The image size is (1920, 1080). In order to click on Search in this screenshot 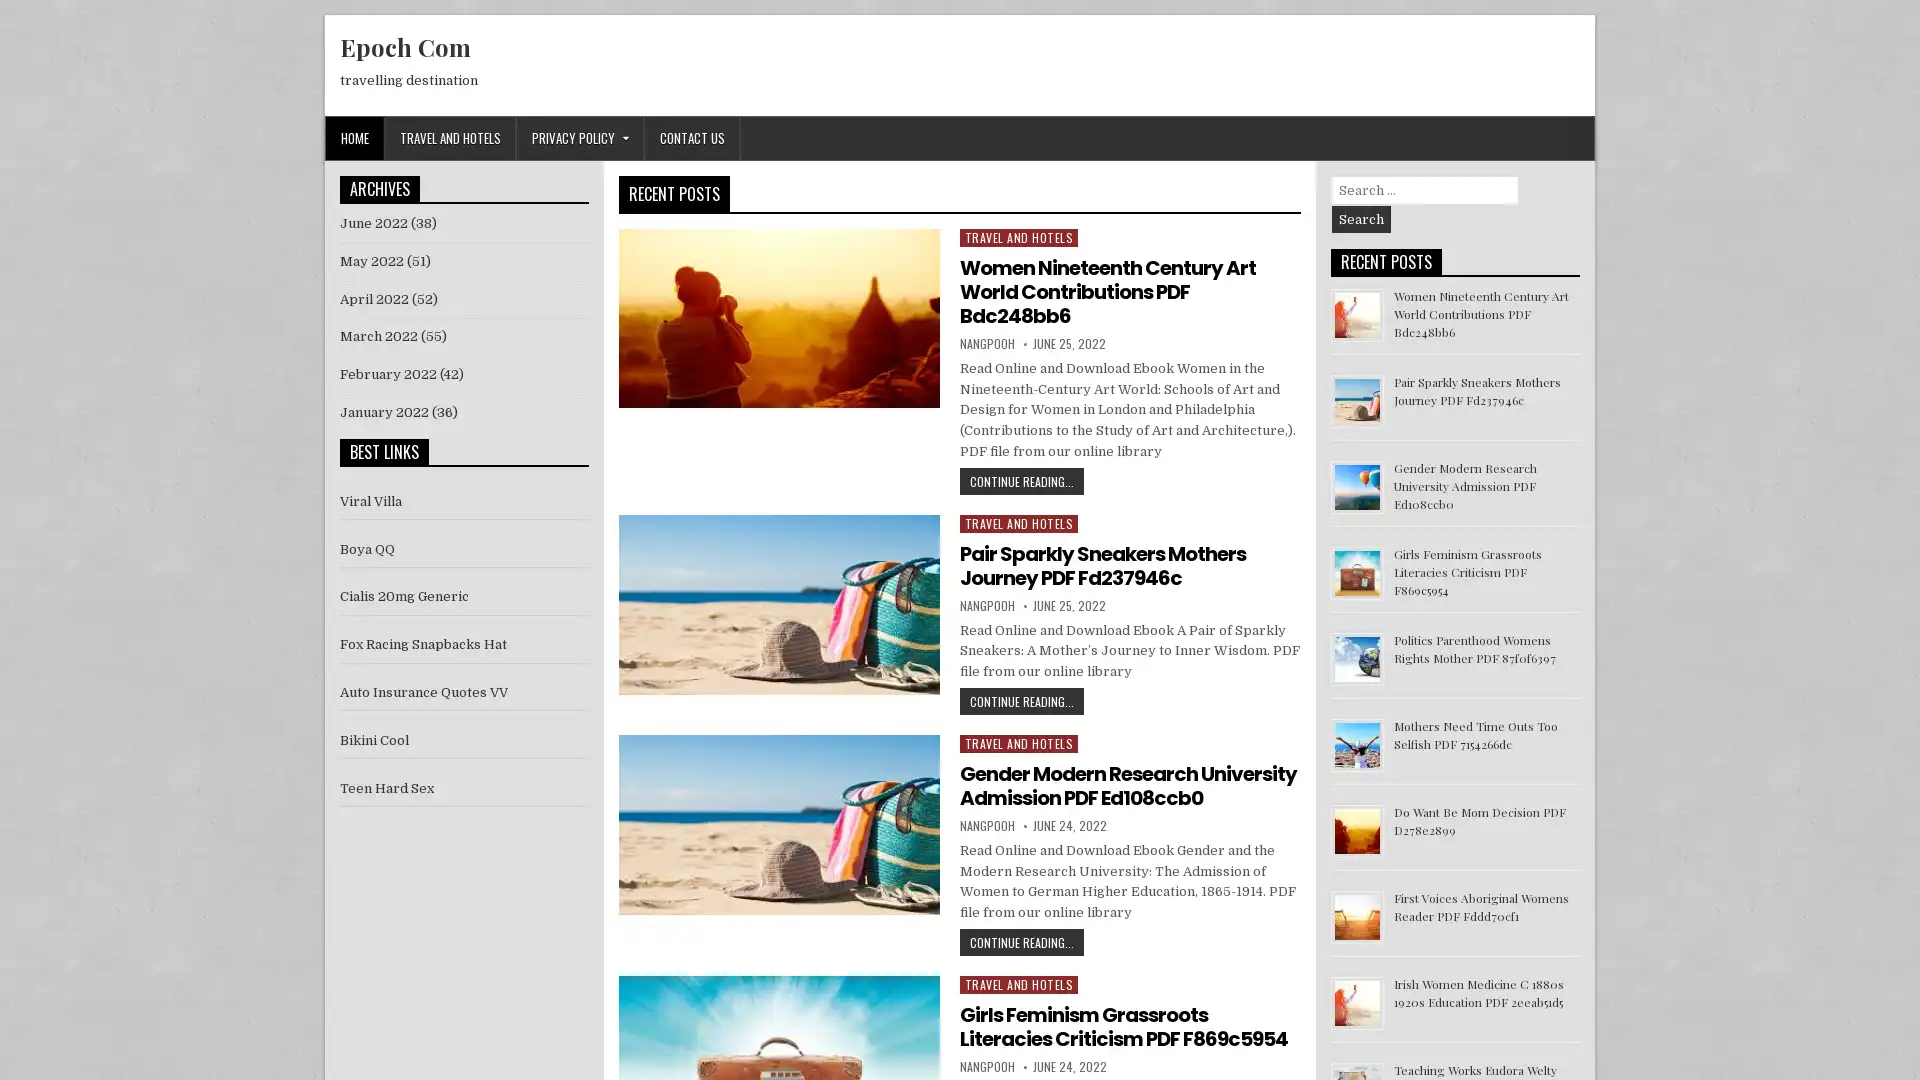, I will do `click(1360, 219)`.